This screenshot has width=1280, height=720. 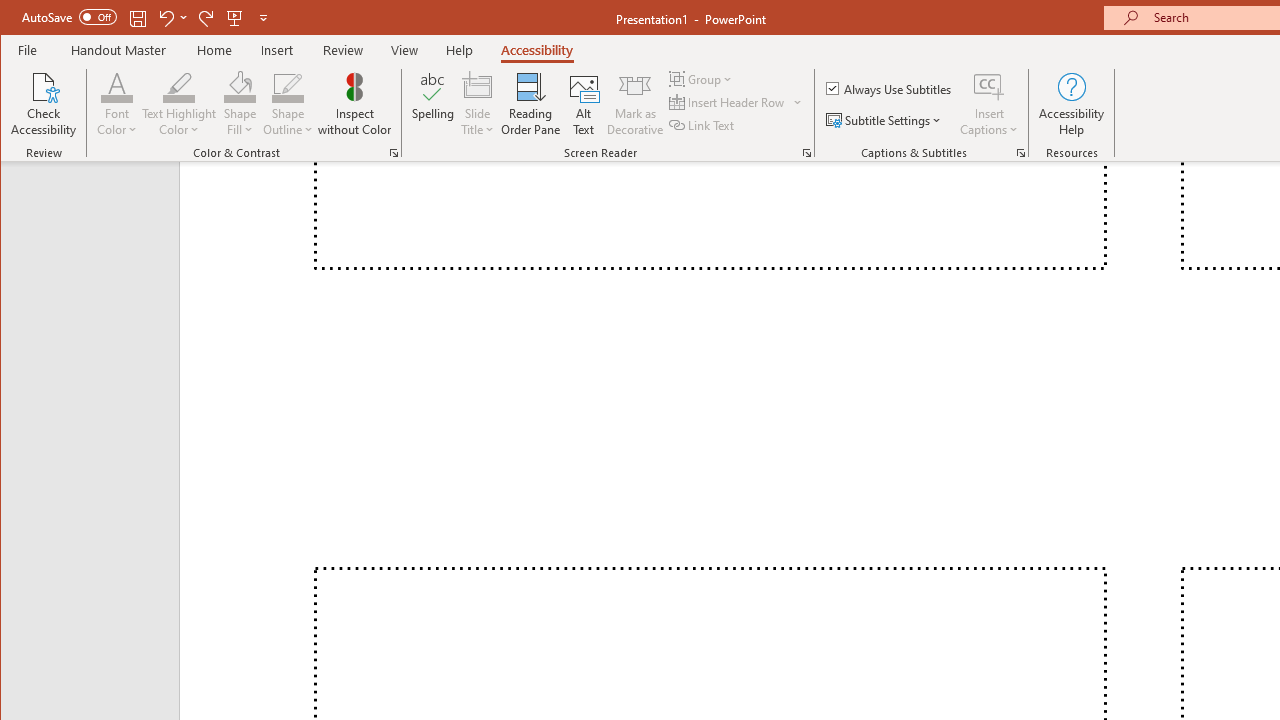 I want to click on 'Subtitle Settings', so click(x=884, y=120).